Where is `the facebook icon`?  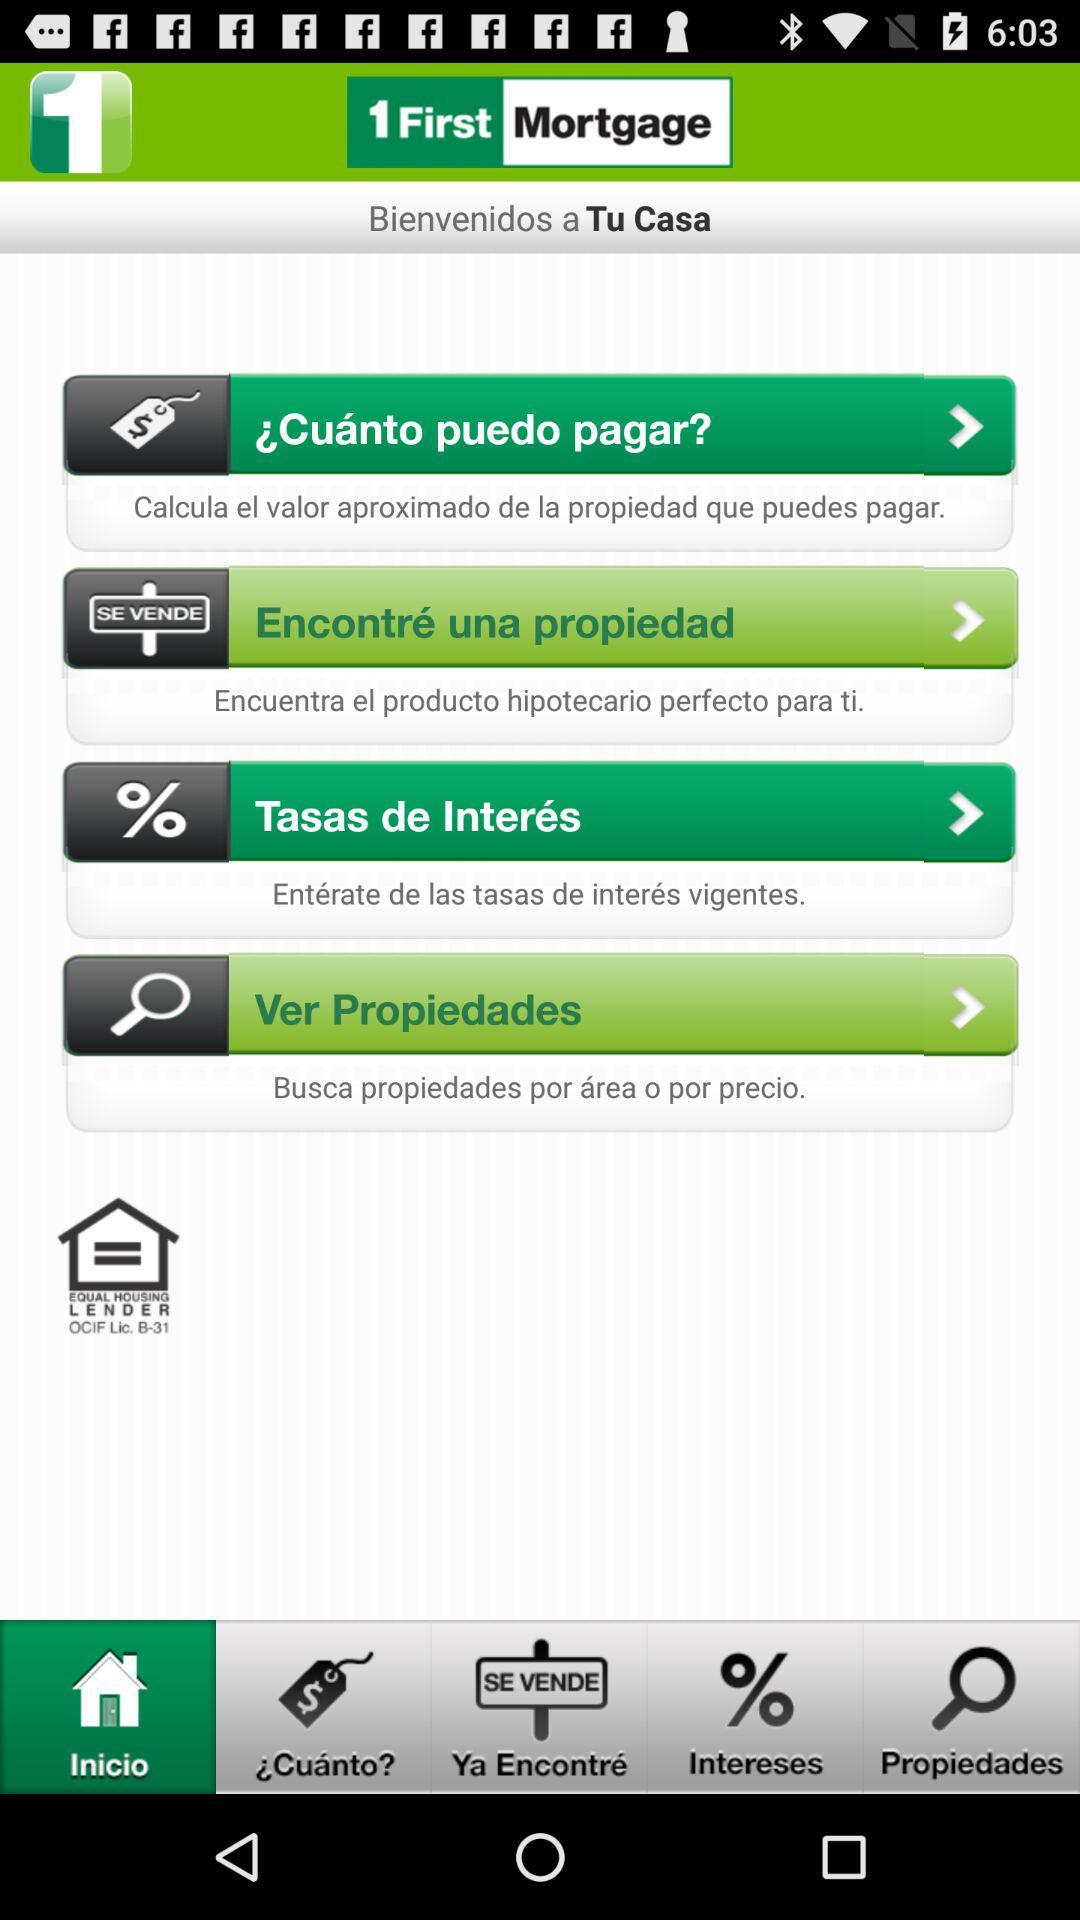
the facebook icon is located at coordinates (80, 129).